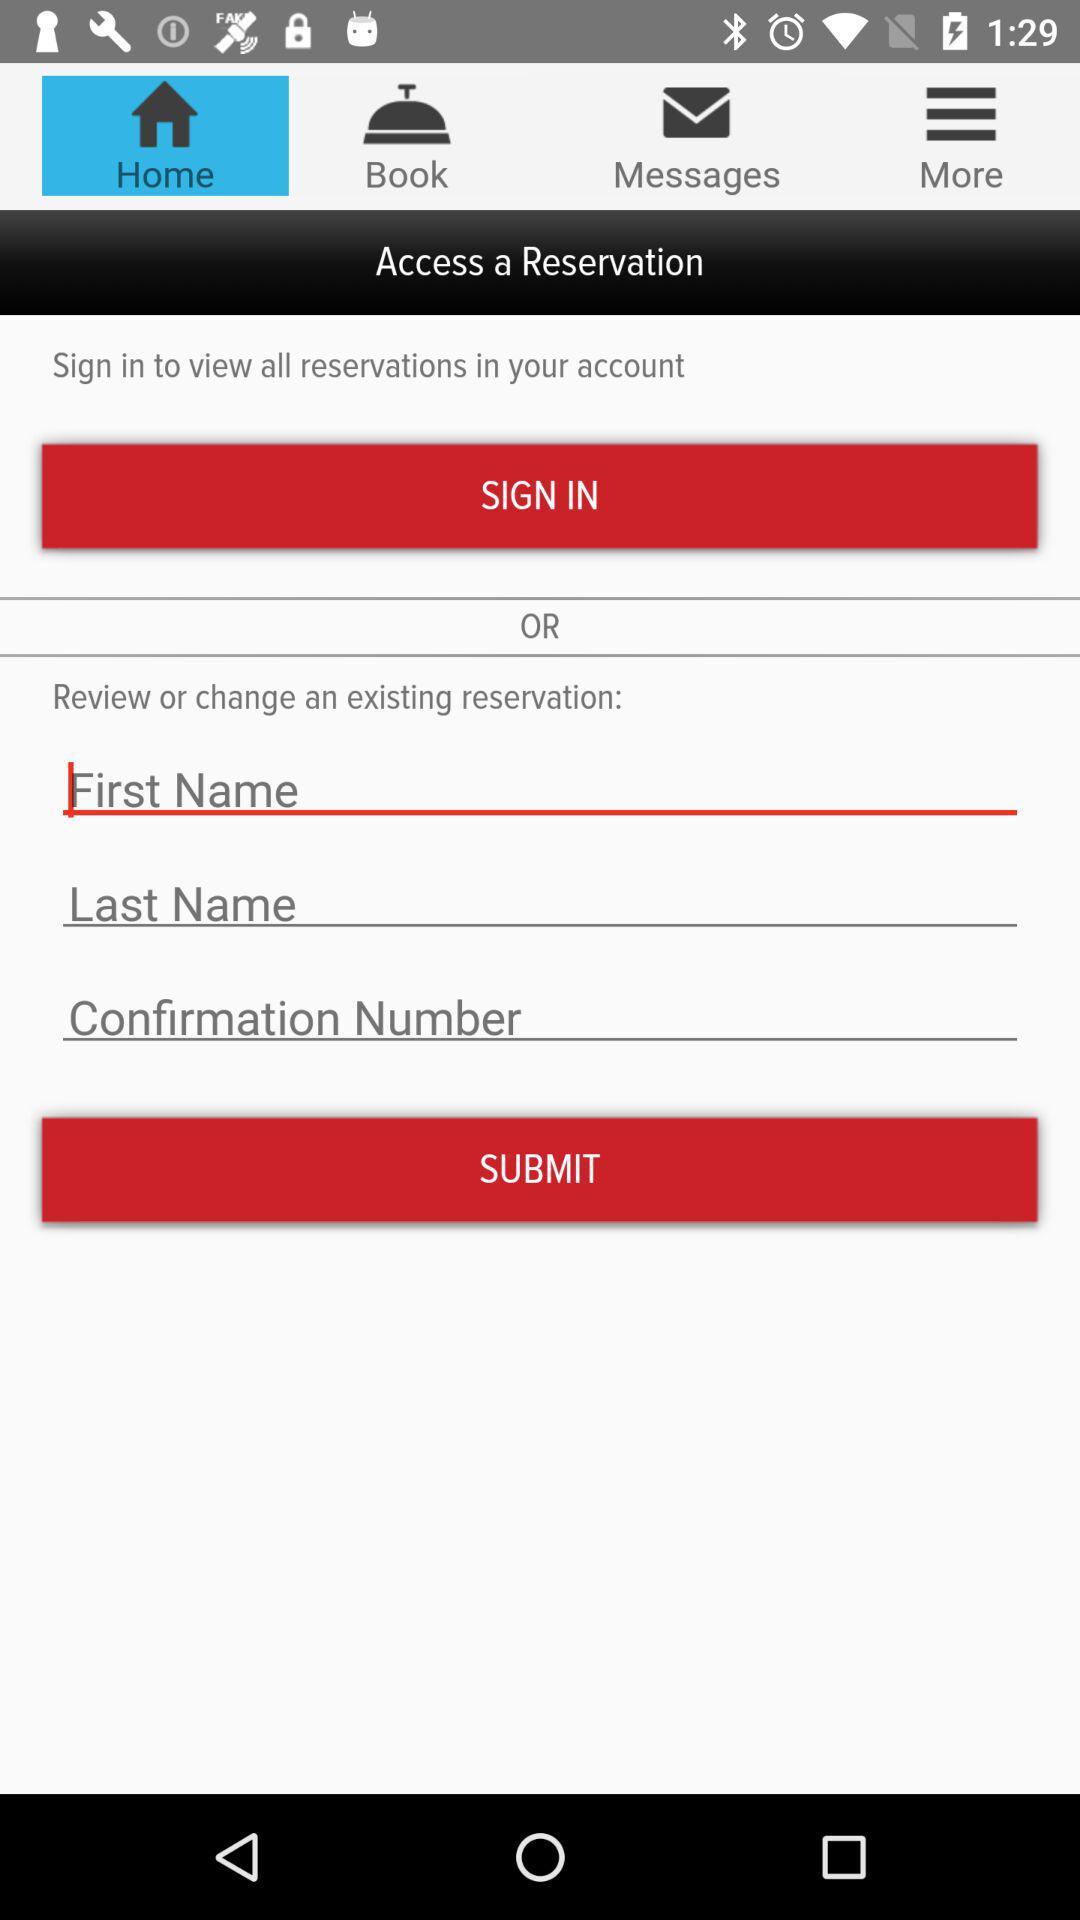 Image resolution: width=1080 pixels, height=1920 pixels. Describe the element at coordinates (540, 1017) in the screenshot. I see `confirmation number` at that location.